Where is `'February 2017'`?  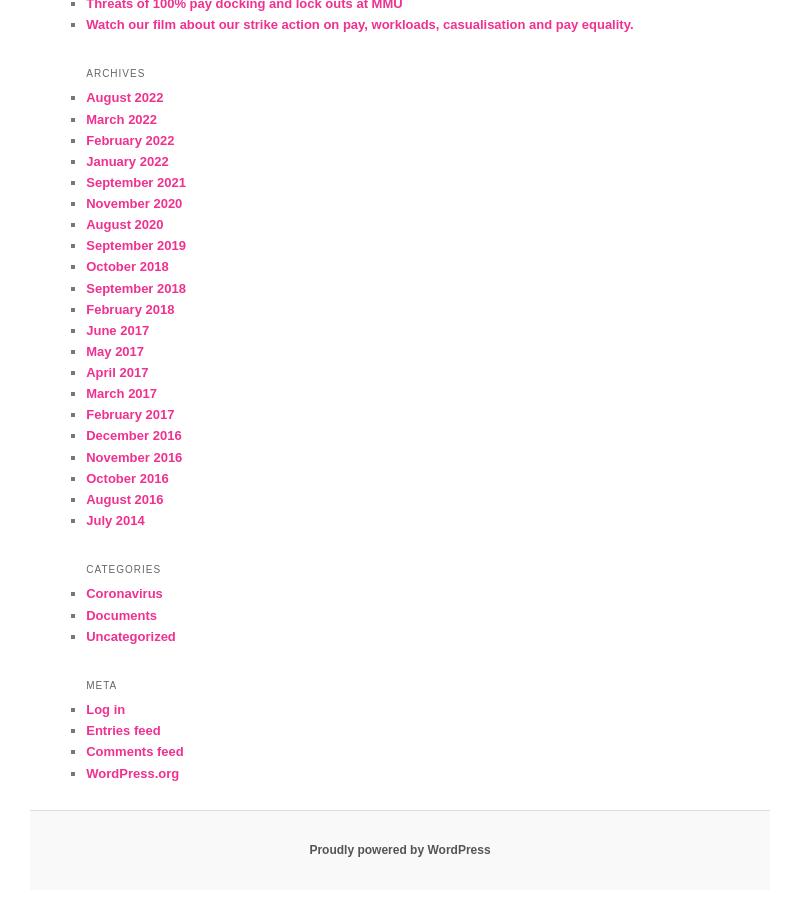 'February 2017' is located at coordinates (129, 414).